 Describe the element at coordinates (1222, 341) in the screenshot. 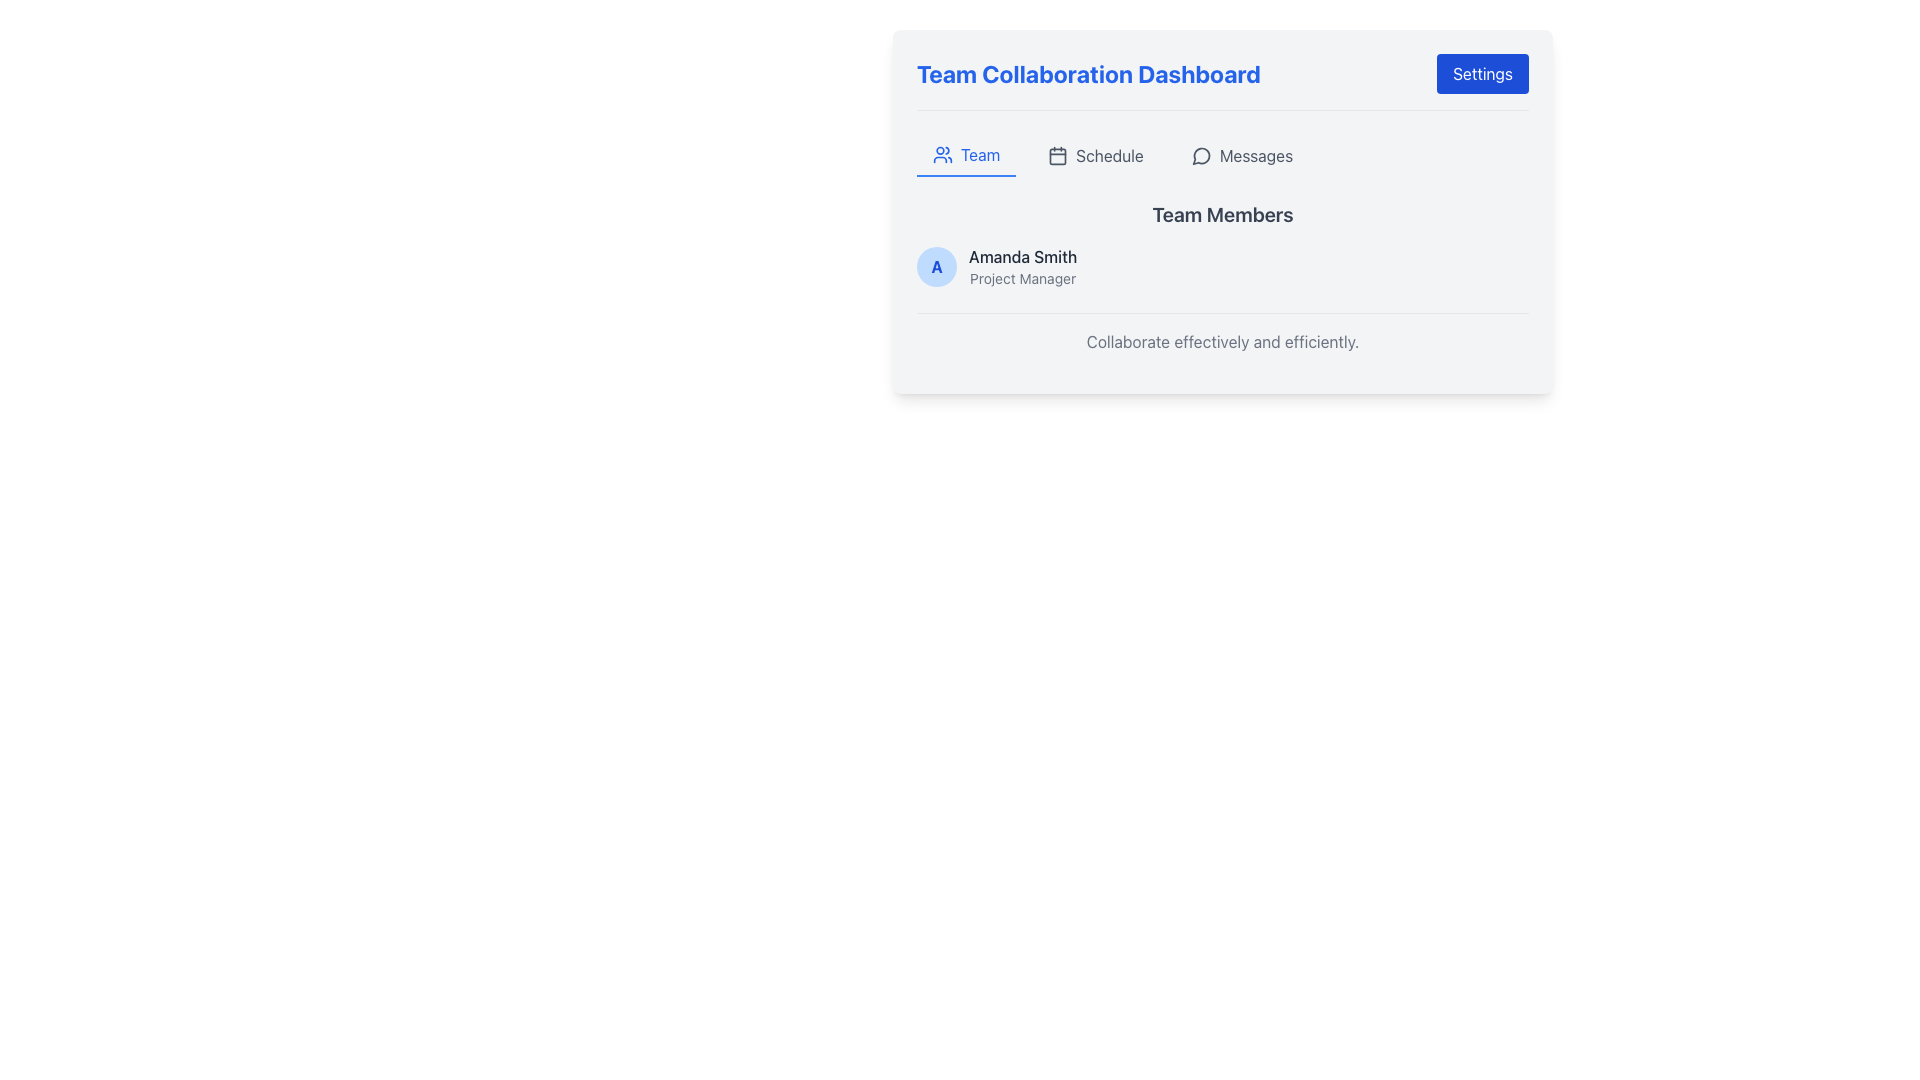

I see `the motivational statement displayed in the static text field located at the lower section of the card beneath 'Team Members' and 'Amanda Smith.'` at that location.